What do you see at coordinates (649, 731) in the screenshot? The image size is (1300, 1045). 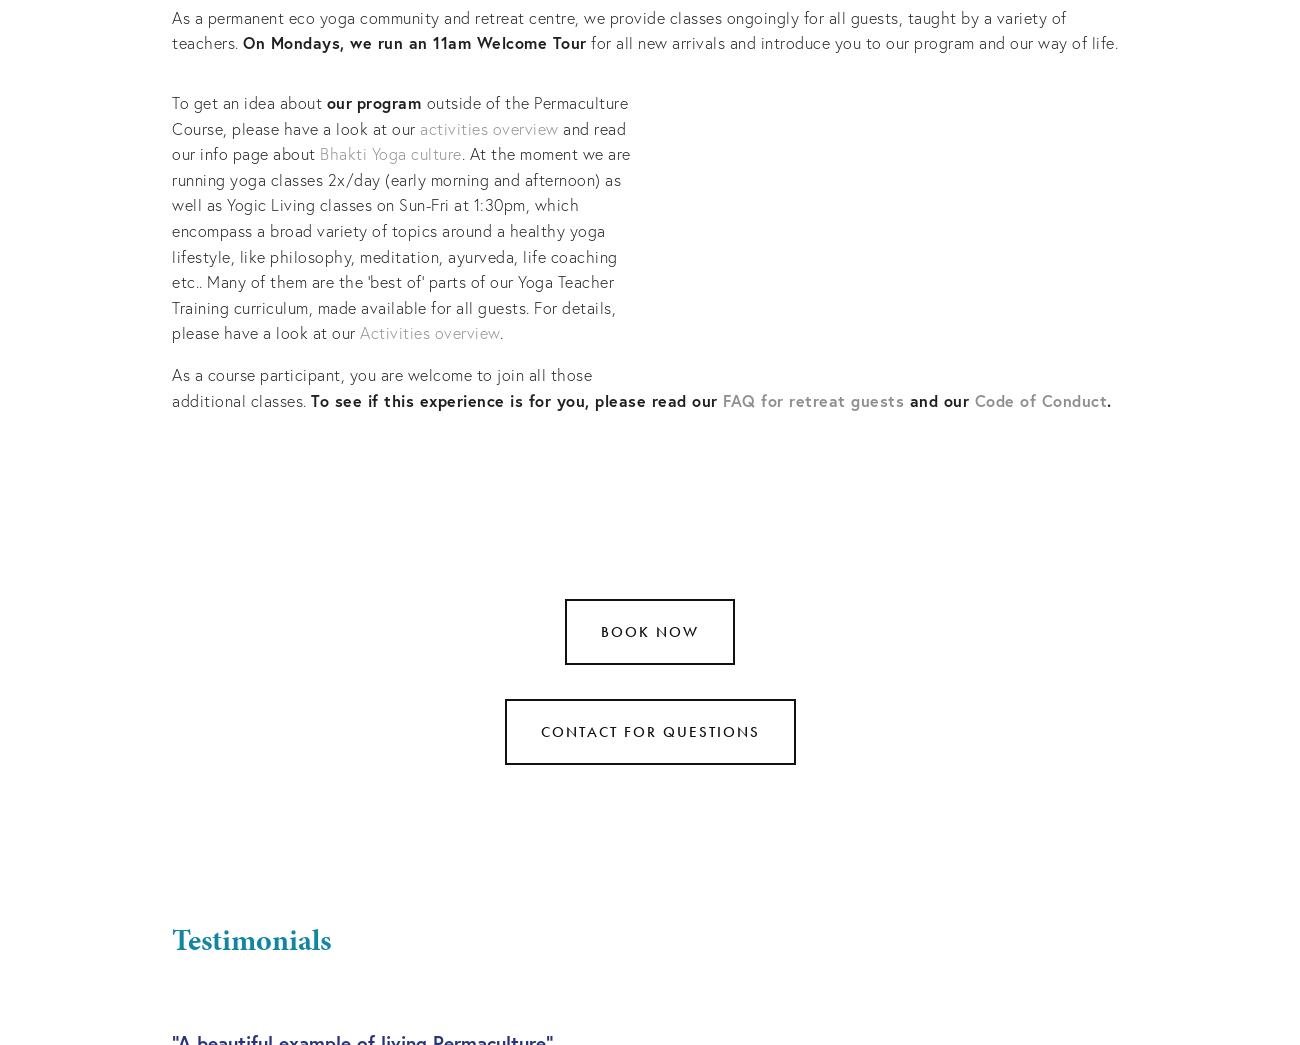 I see `'Contact for questions'` at bounding box center [649, 731].